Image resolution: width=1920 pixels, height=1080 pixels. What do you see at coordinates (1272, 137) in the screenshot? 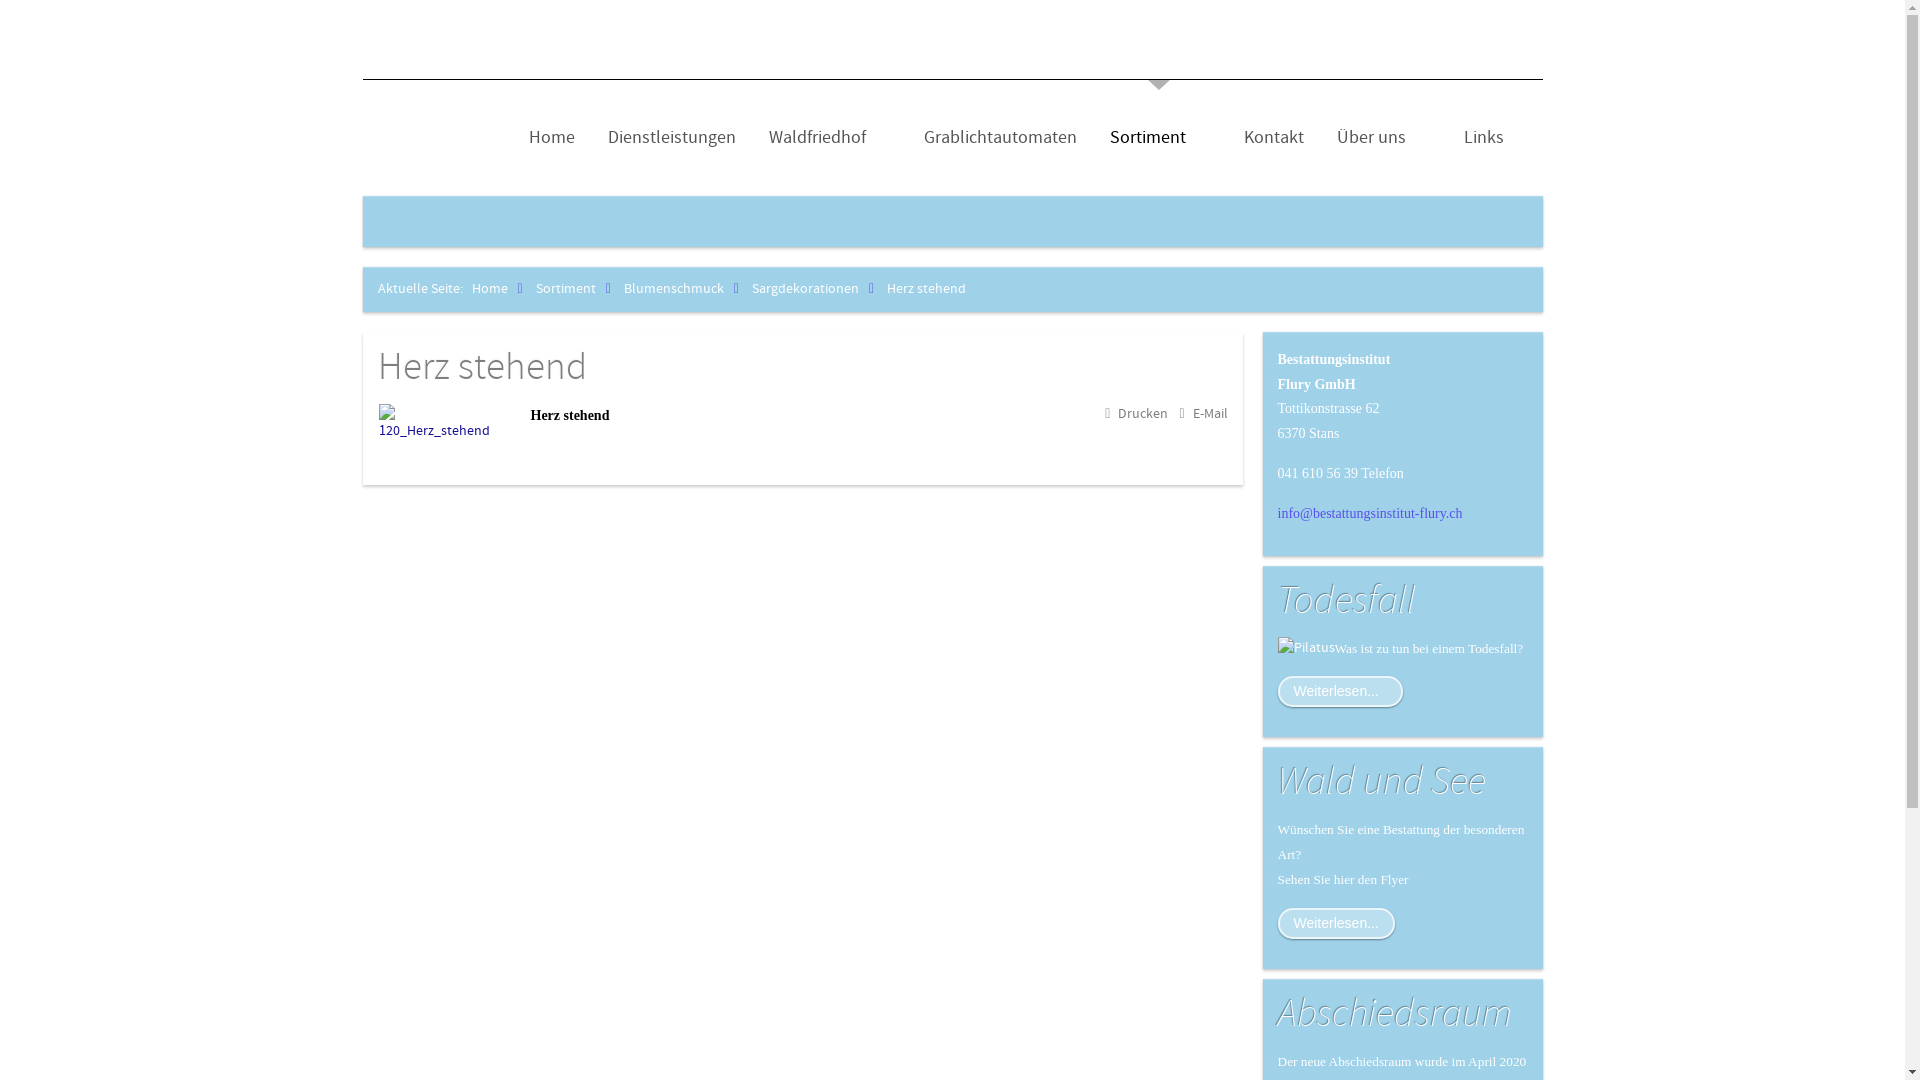
I see `'Kontakt'` at bounding box center [1272, 137].